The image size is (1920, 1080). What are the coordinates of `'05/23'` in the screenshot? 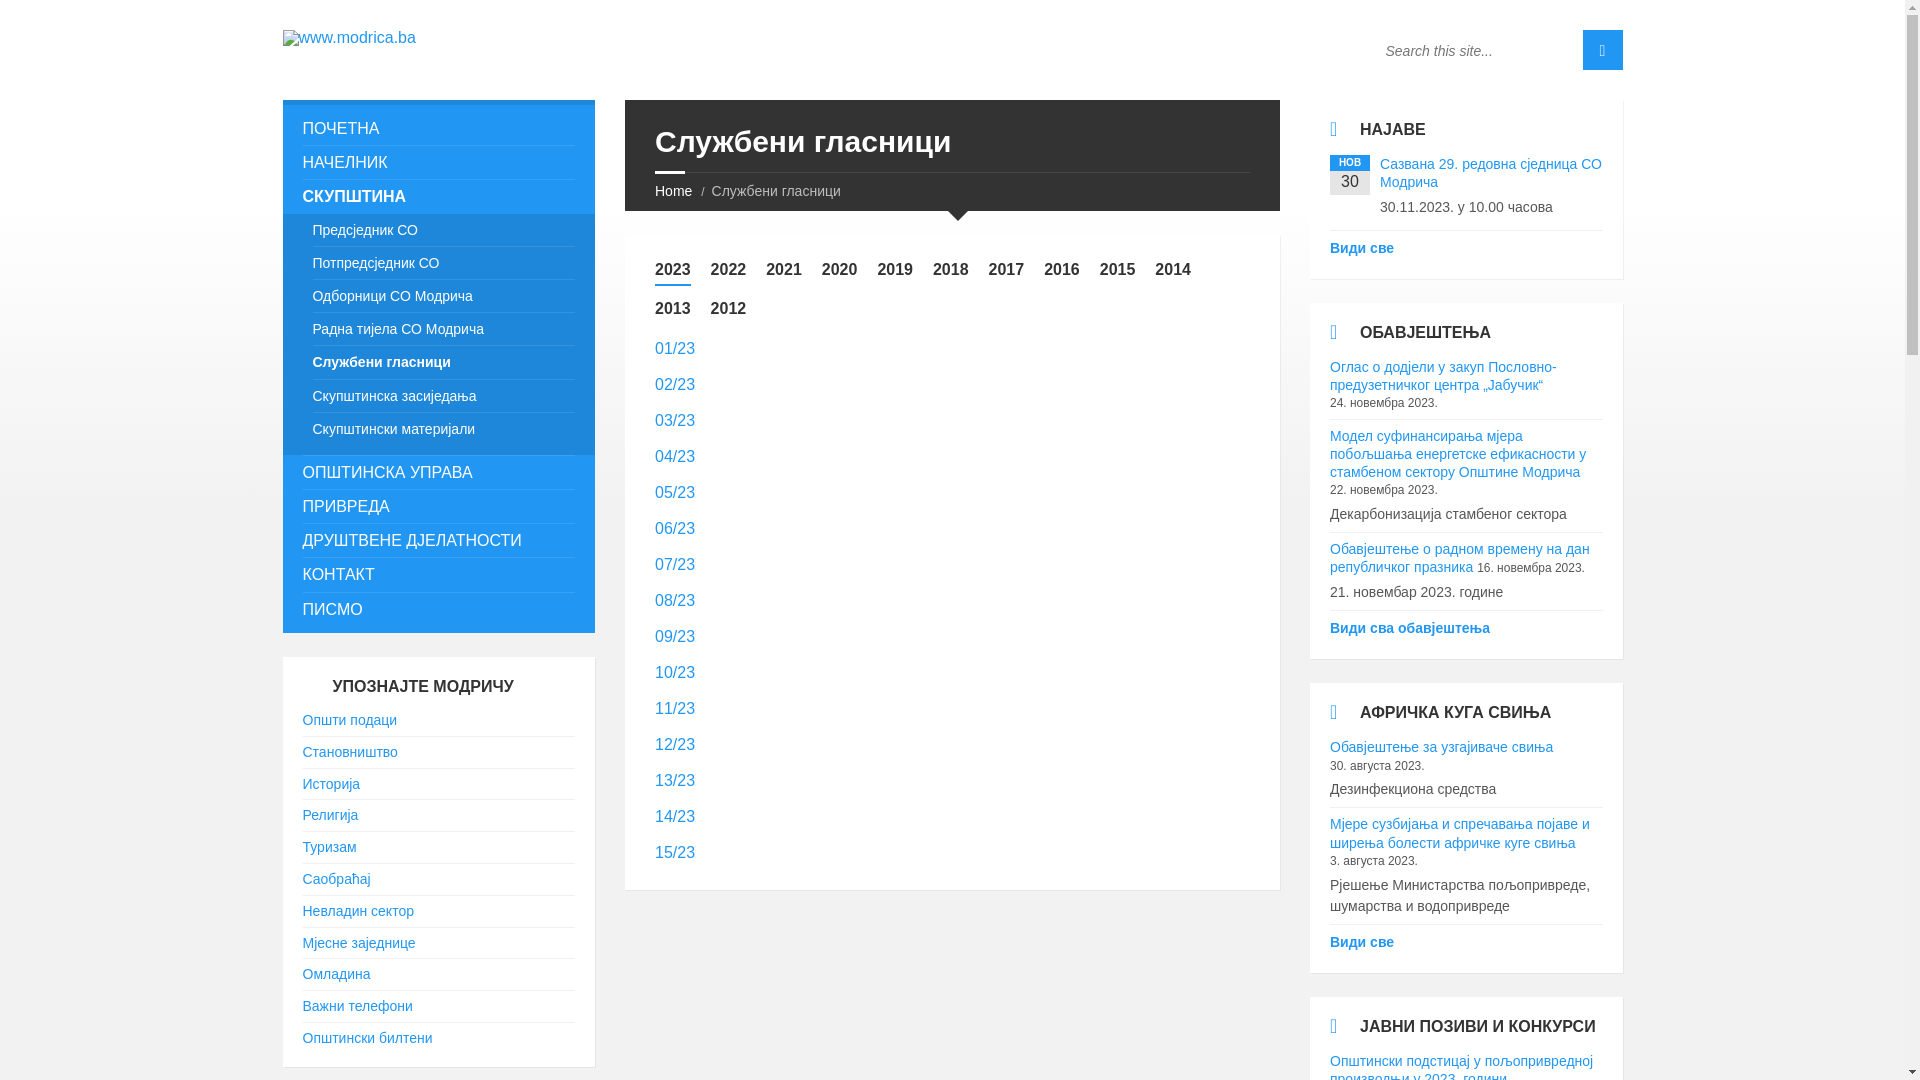 It's located at (654, 492).